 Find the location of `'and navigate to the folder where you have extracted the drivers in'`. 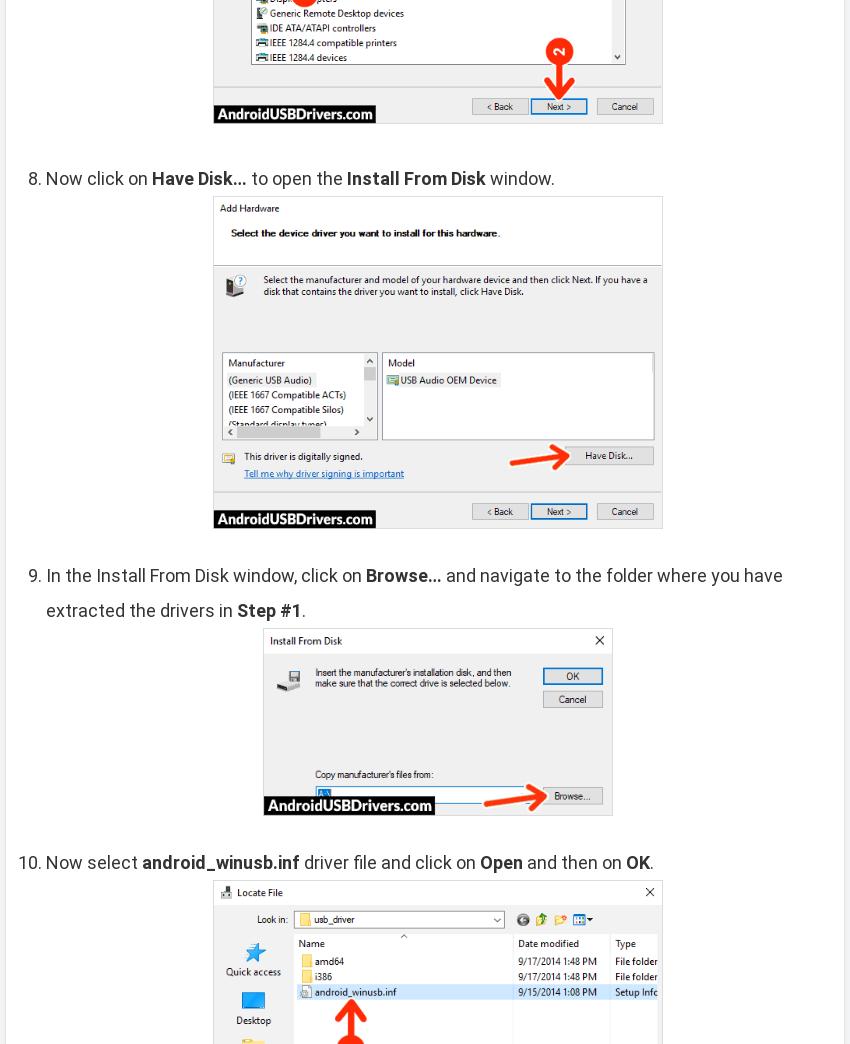

'and navigate to the folder where you have extracted the drivers in' is located at coordinates (414, 592).